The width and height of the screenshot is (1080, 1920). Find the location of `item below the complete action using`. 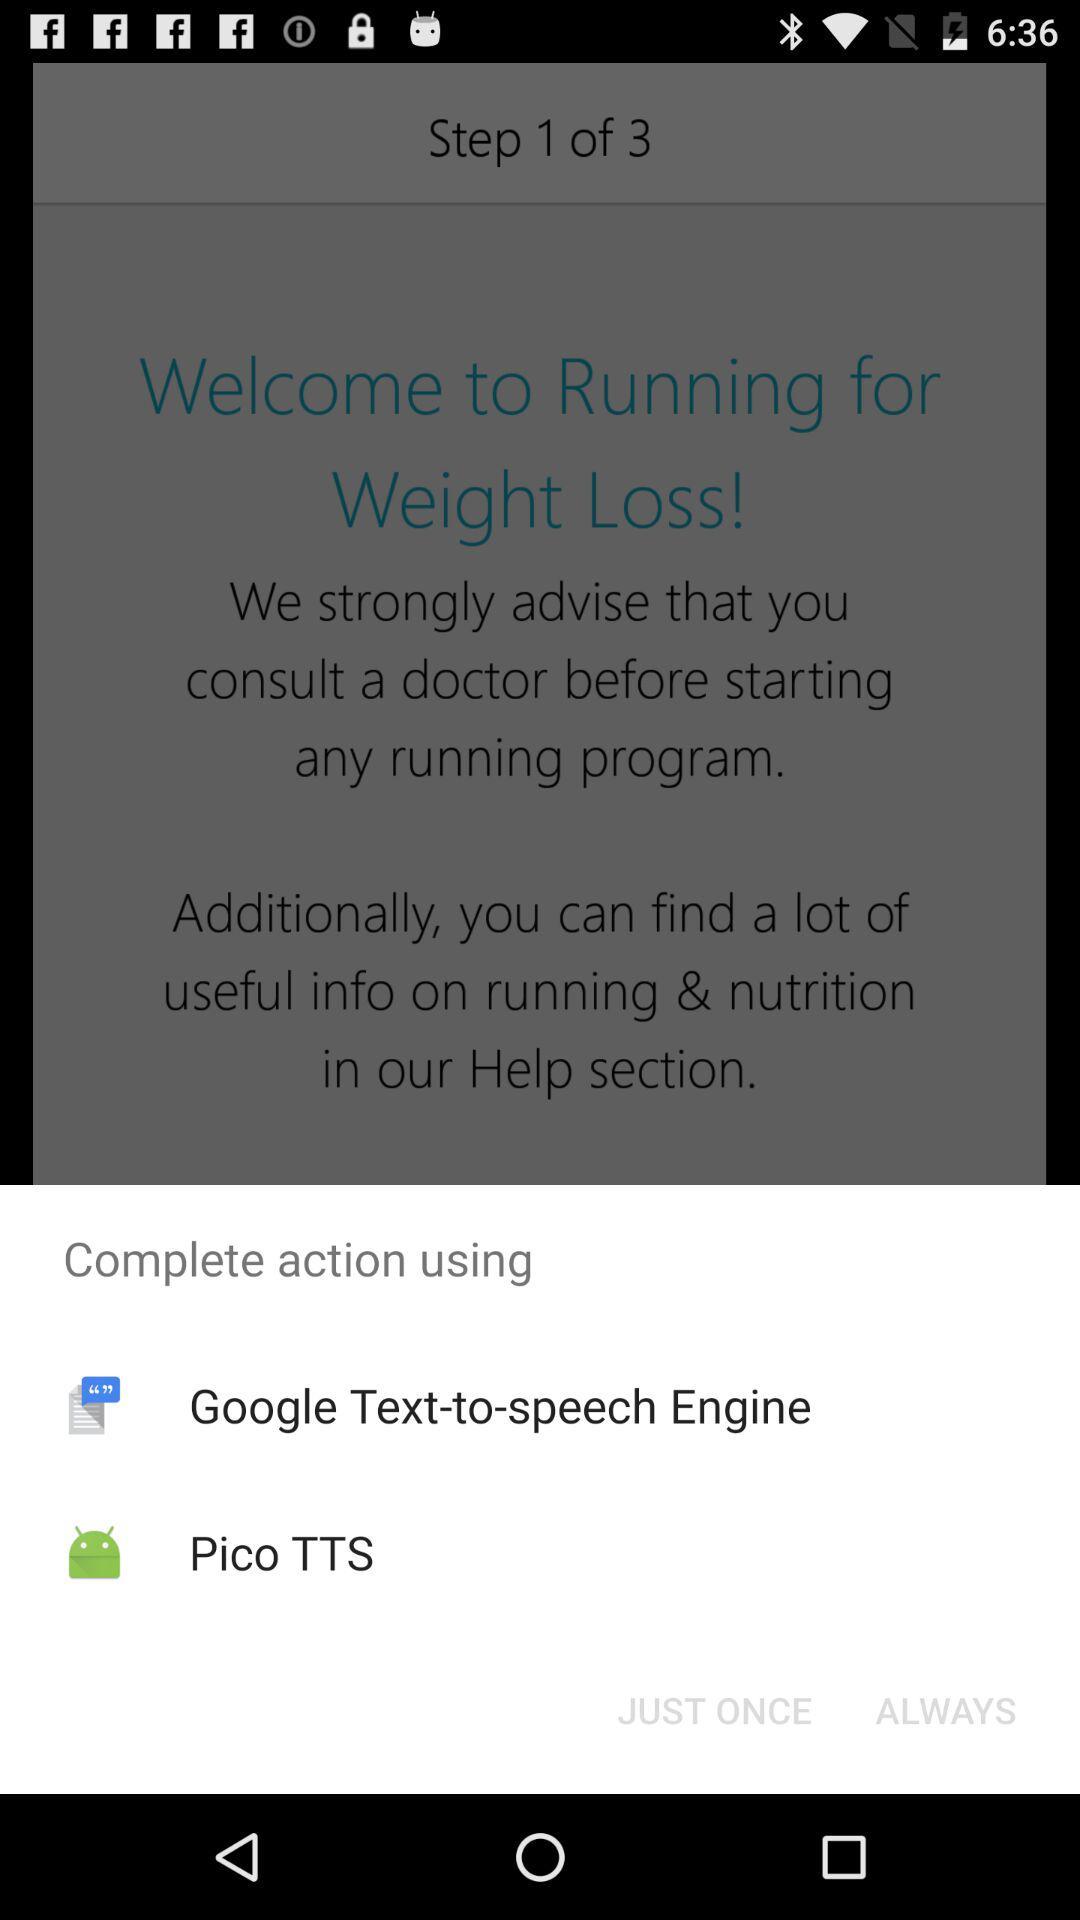

item below the complete action using is located at coordinates (499, 1404).